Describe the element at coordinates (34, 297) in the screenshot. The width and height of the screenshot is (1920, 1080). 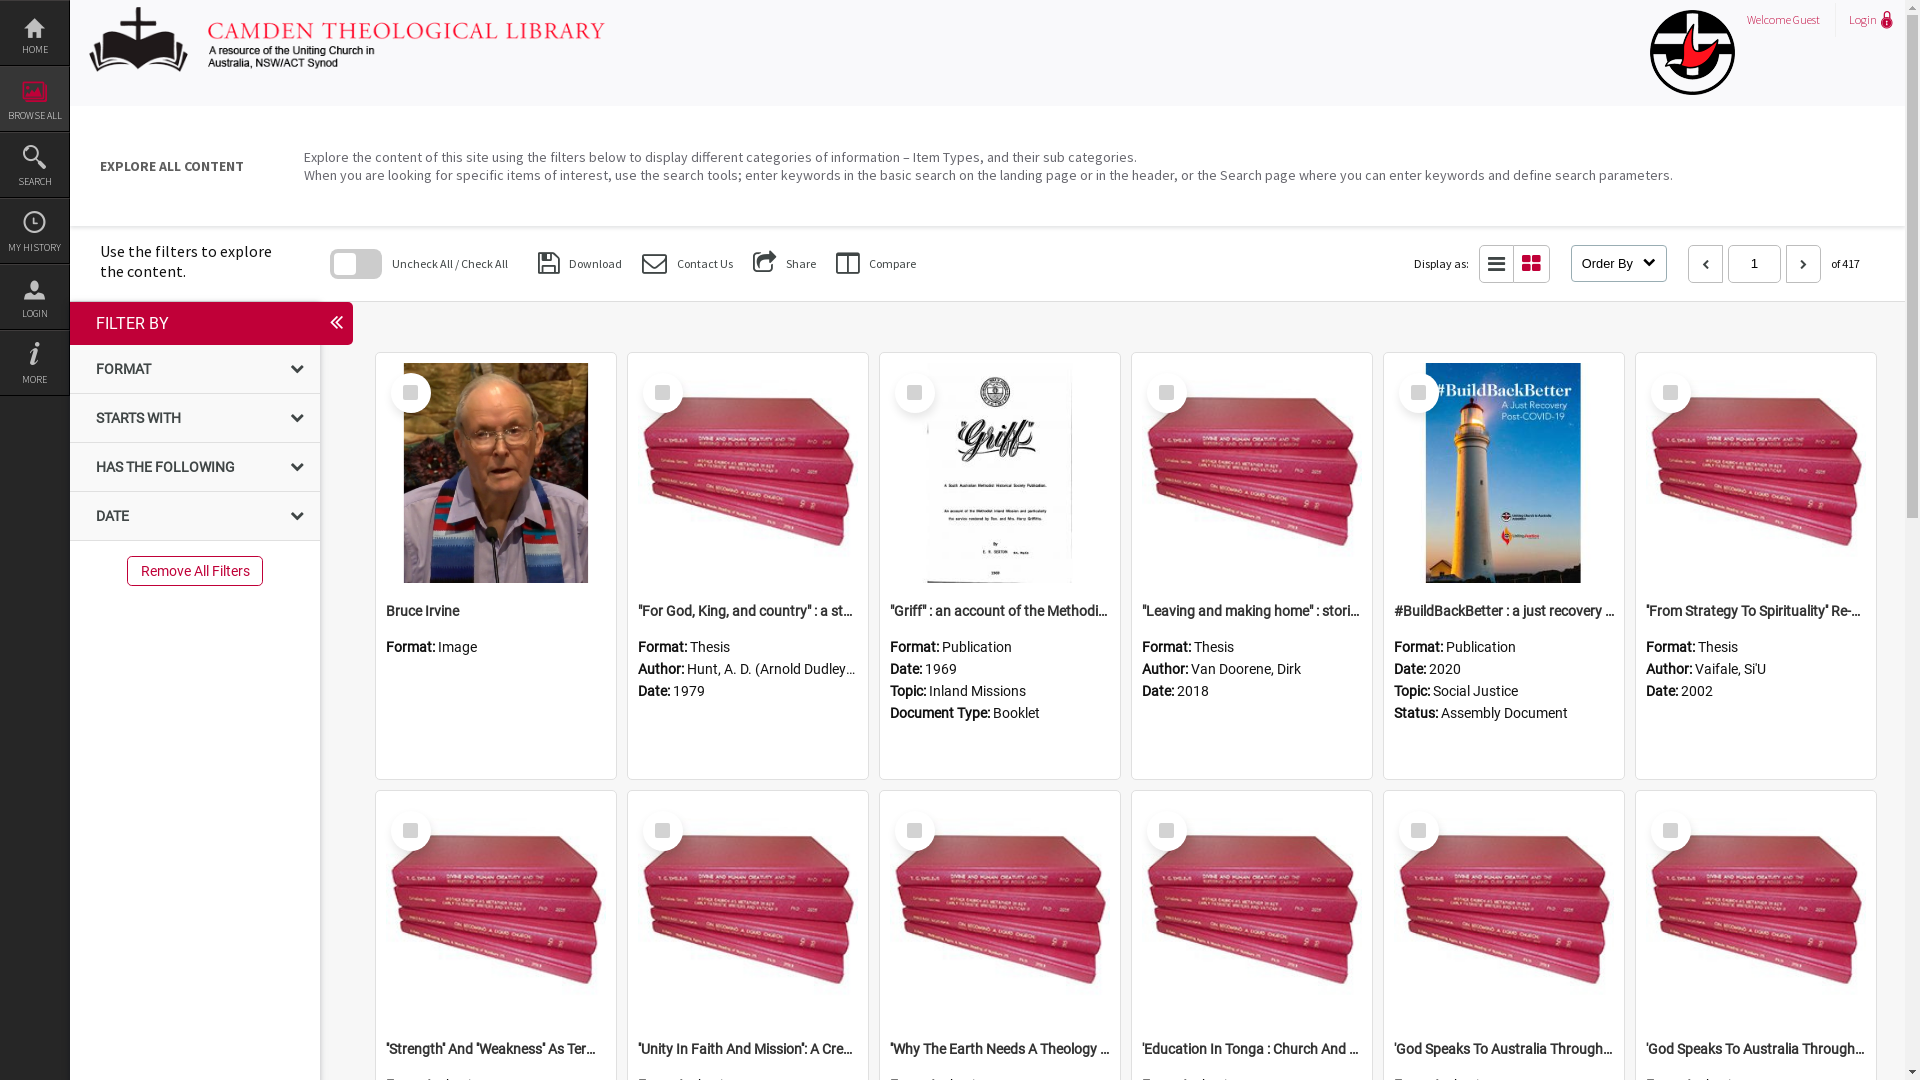
I see `'LOGIN'` at that location.